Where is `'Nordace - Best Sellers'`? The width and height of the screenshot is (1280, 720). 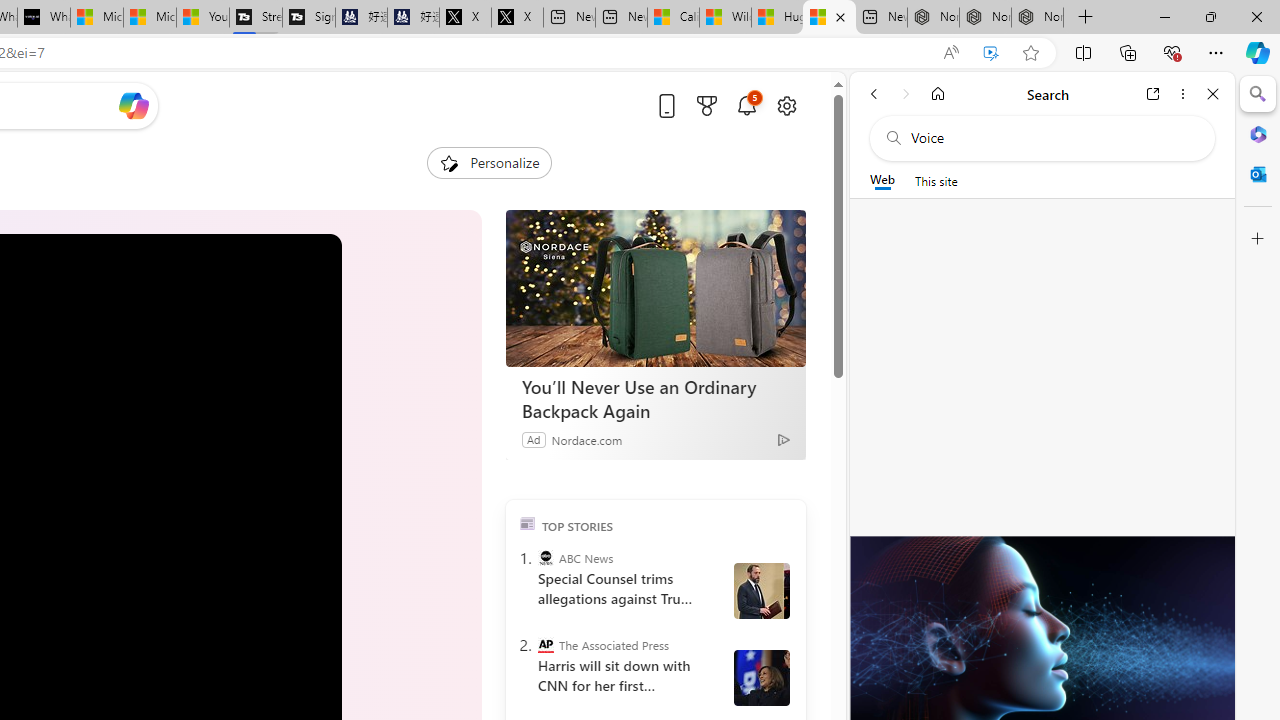 'Nordace - Best Sellers' is located at coordinates (932, 17).